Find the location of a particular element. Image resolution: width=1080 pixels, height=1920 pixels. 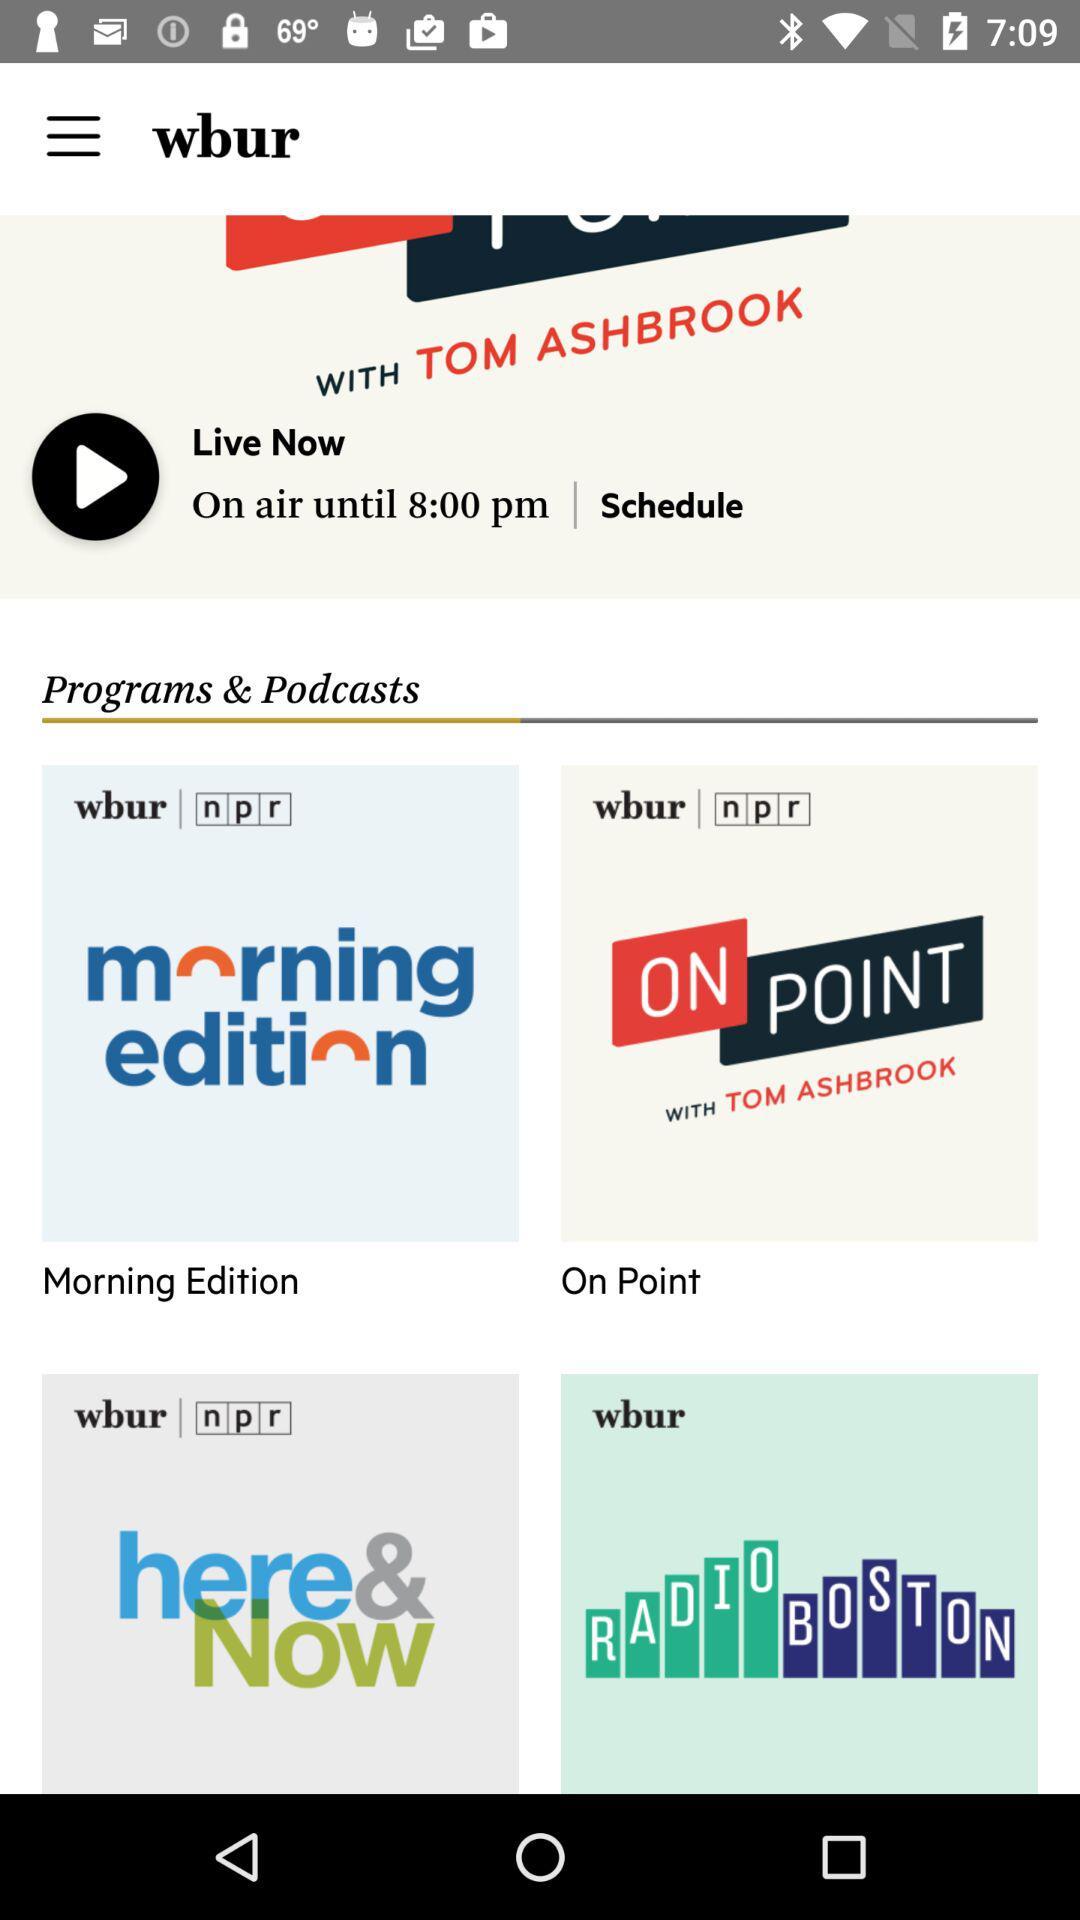

schedule icon is located at coordinates (671, 503).